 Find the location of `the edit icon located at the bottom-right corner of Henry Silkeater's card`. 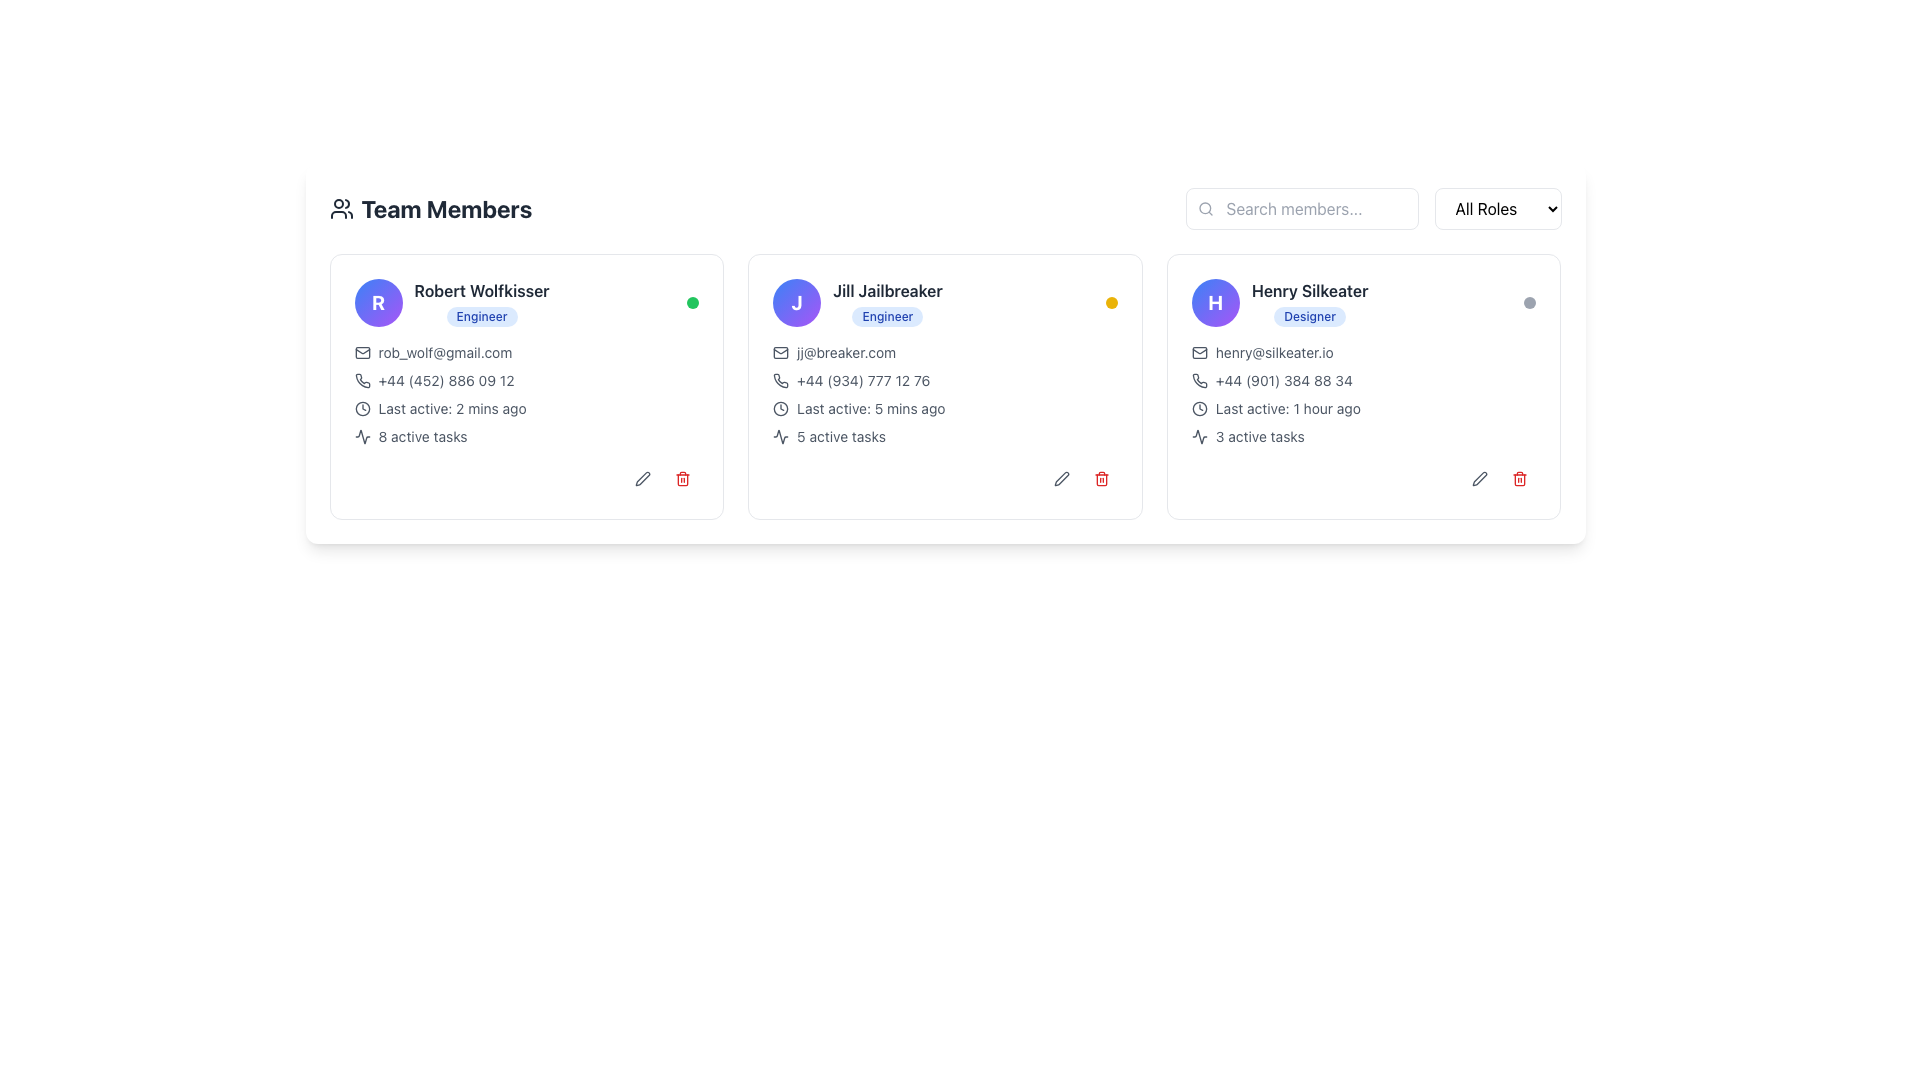

the edit icon located at the bottom-right corner of Henry Silkeater's card is located at coordinates (1060, 478).